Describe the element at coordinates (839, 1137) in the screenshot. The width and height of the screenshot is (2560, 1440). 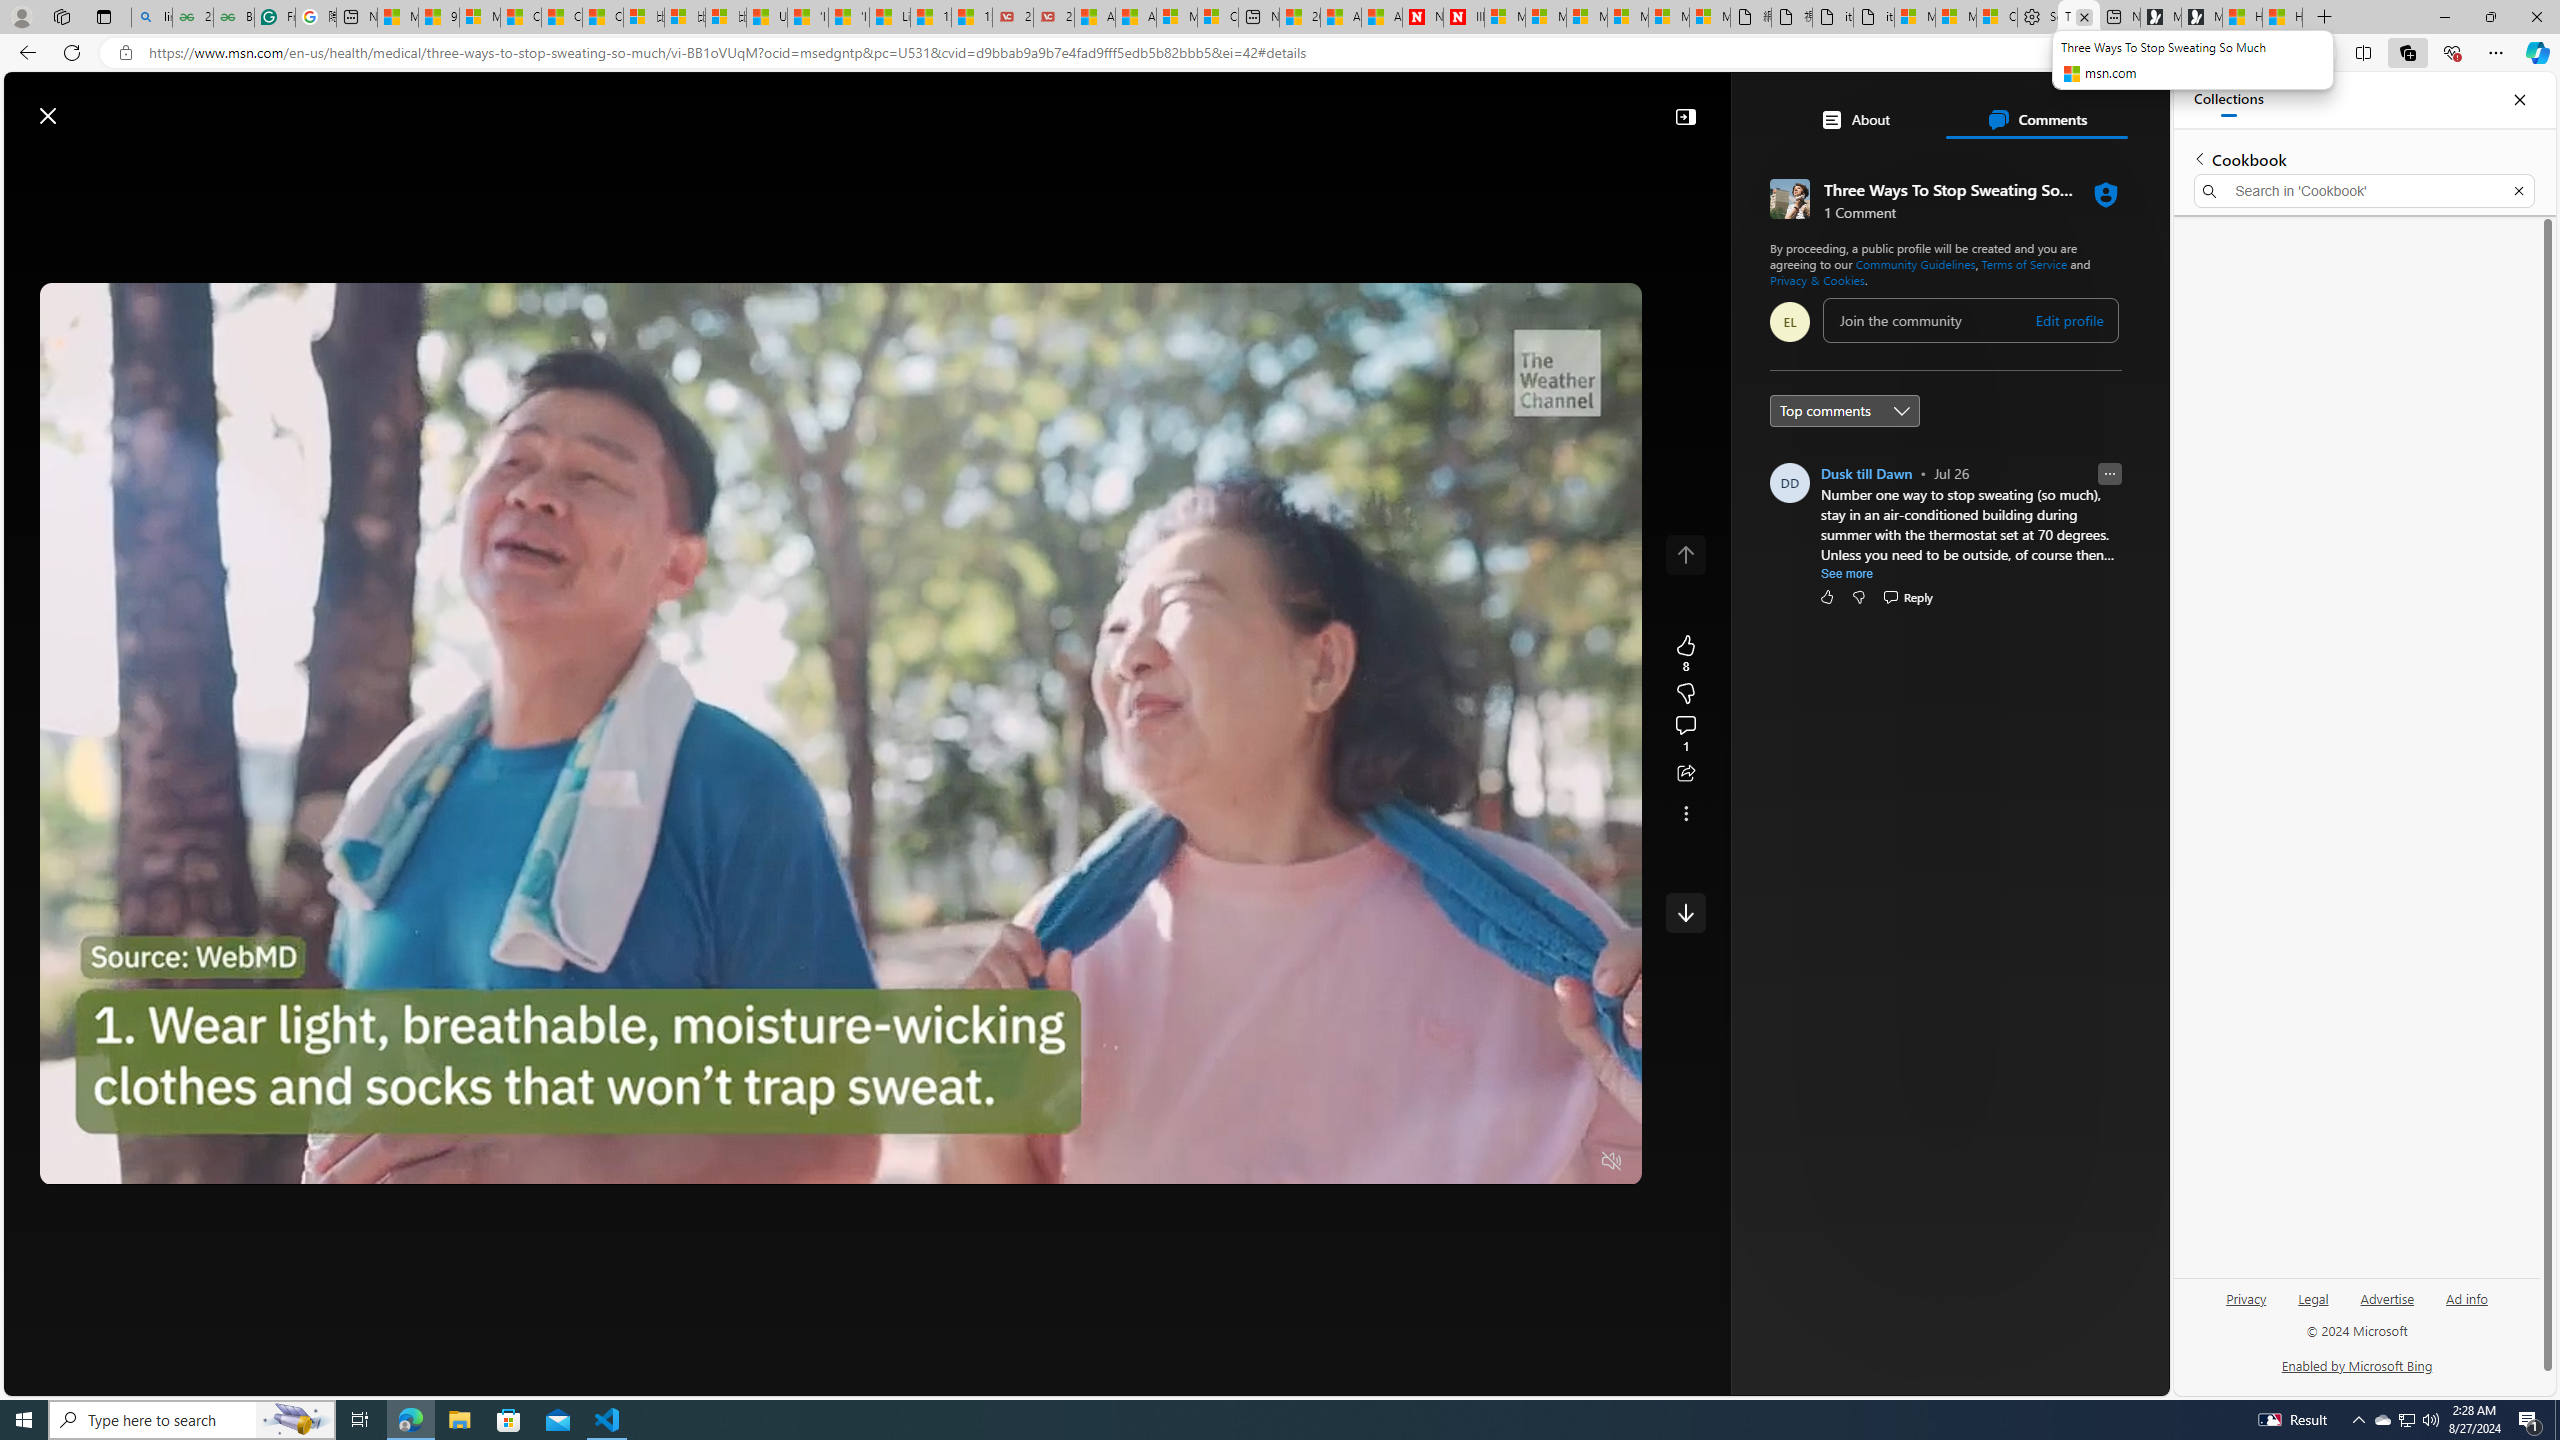
I see `'Progress Bar'` at that location.